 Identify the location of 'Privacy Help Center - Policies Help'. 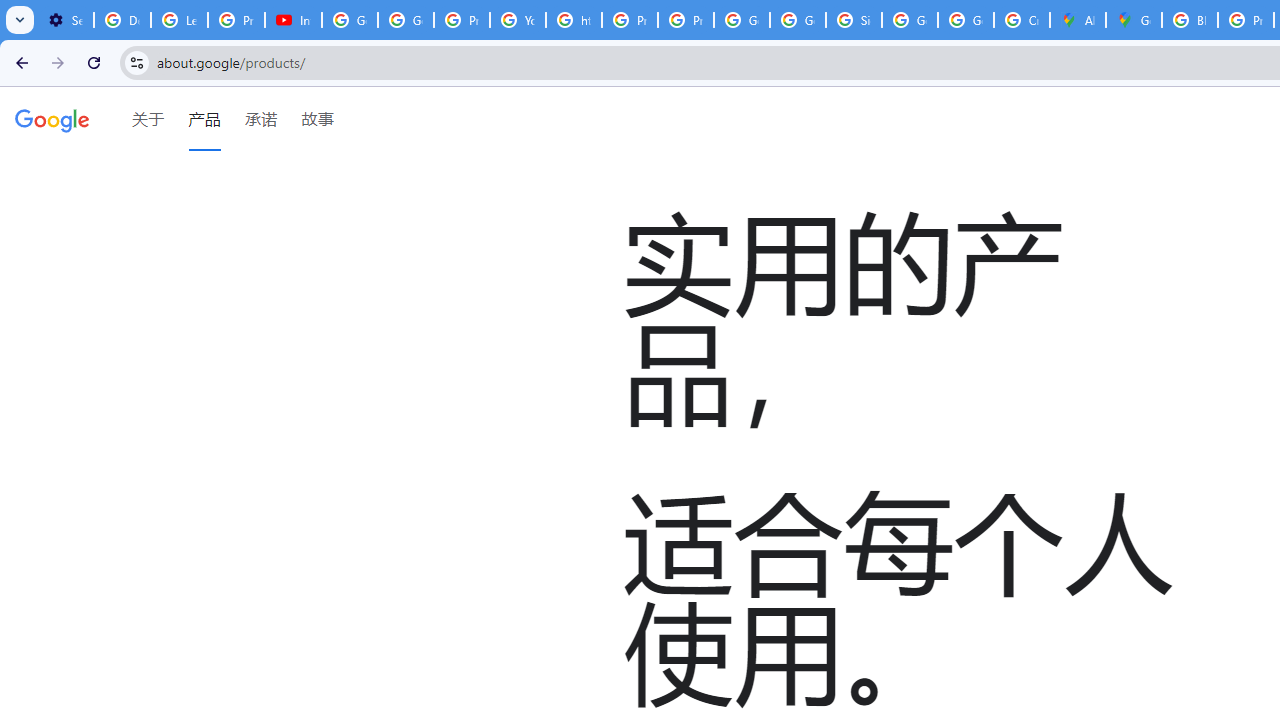
(628, 20).